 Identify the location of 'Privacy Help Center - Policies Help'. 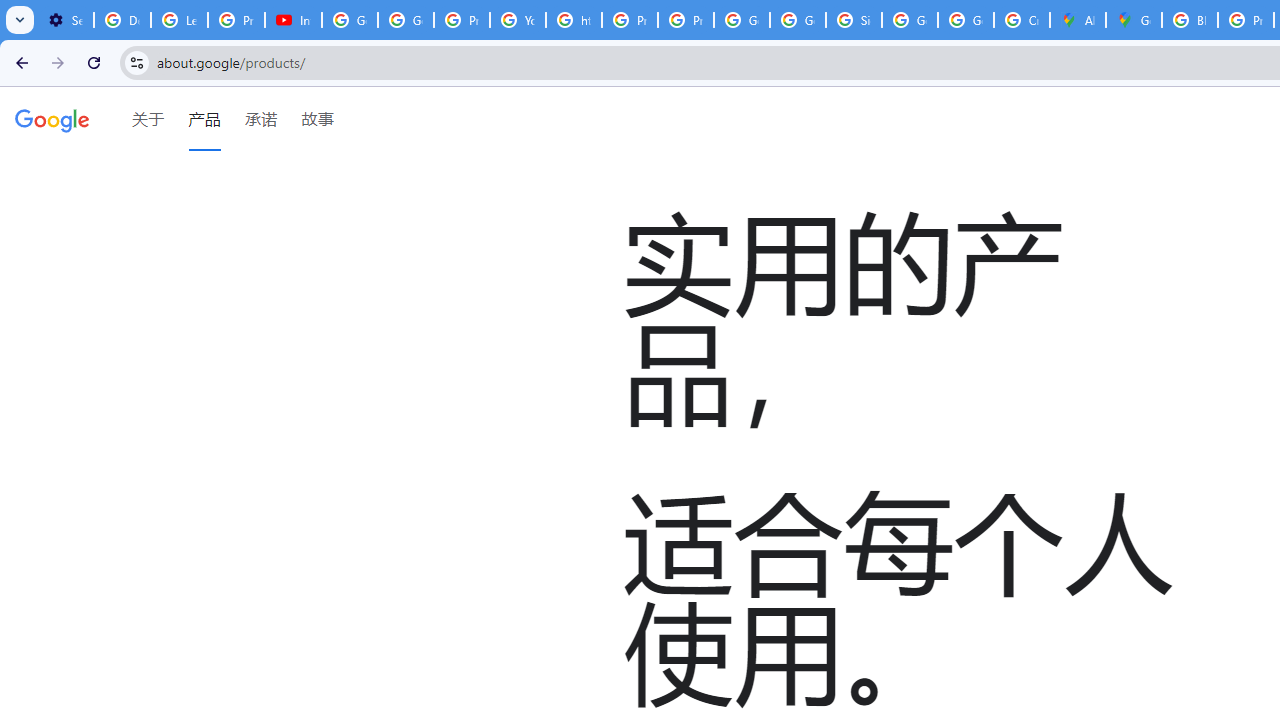
(628, 20).